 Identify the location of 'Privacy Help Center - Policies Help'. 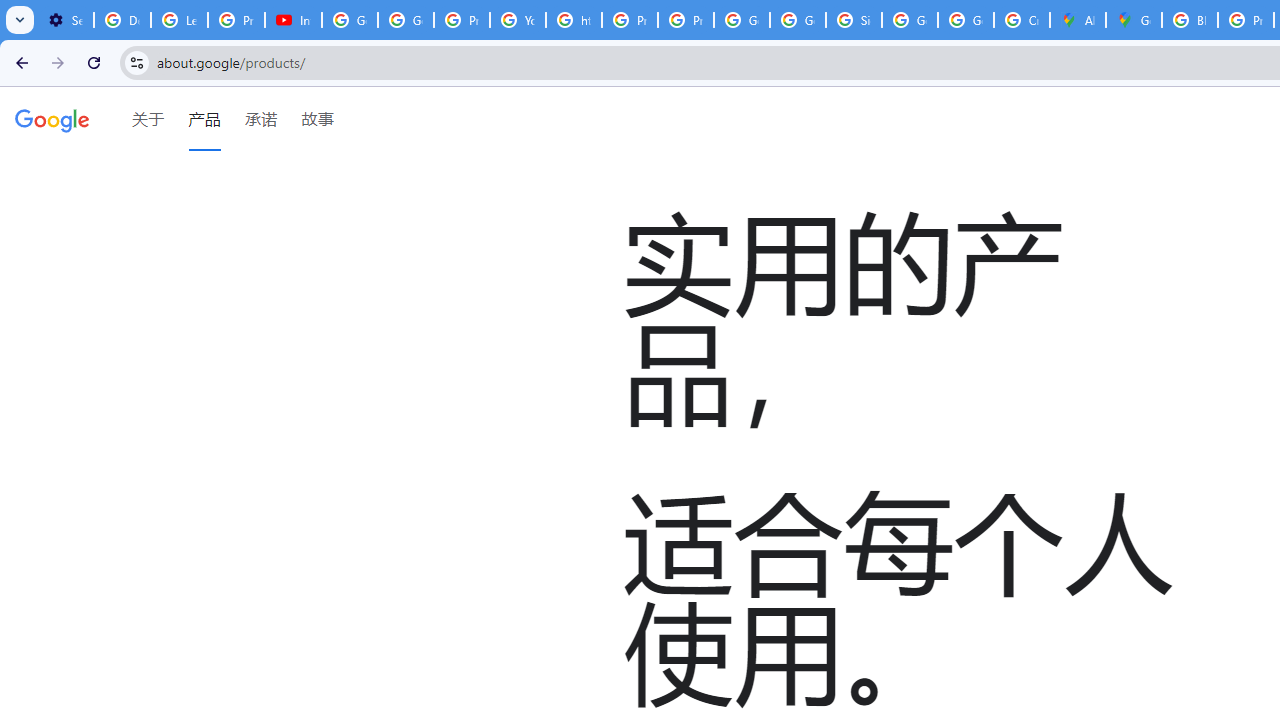
(628, 20).